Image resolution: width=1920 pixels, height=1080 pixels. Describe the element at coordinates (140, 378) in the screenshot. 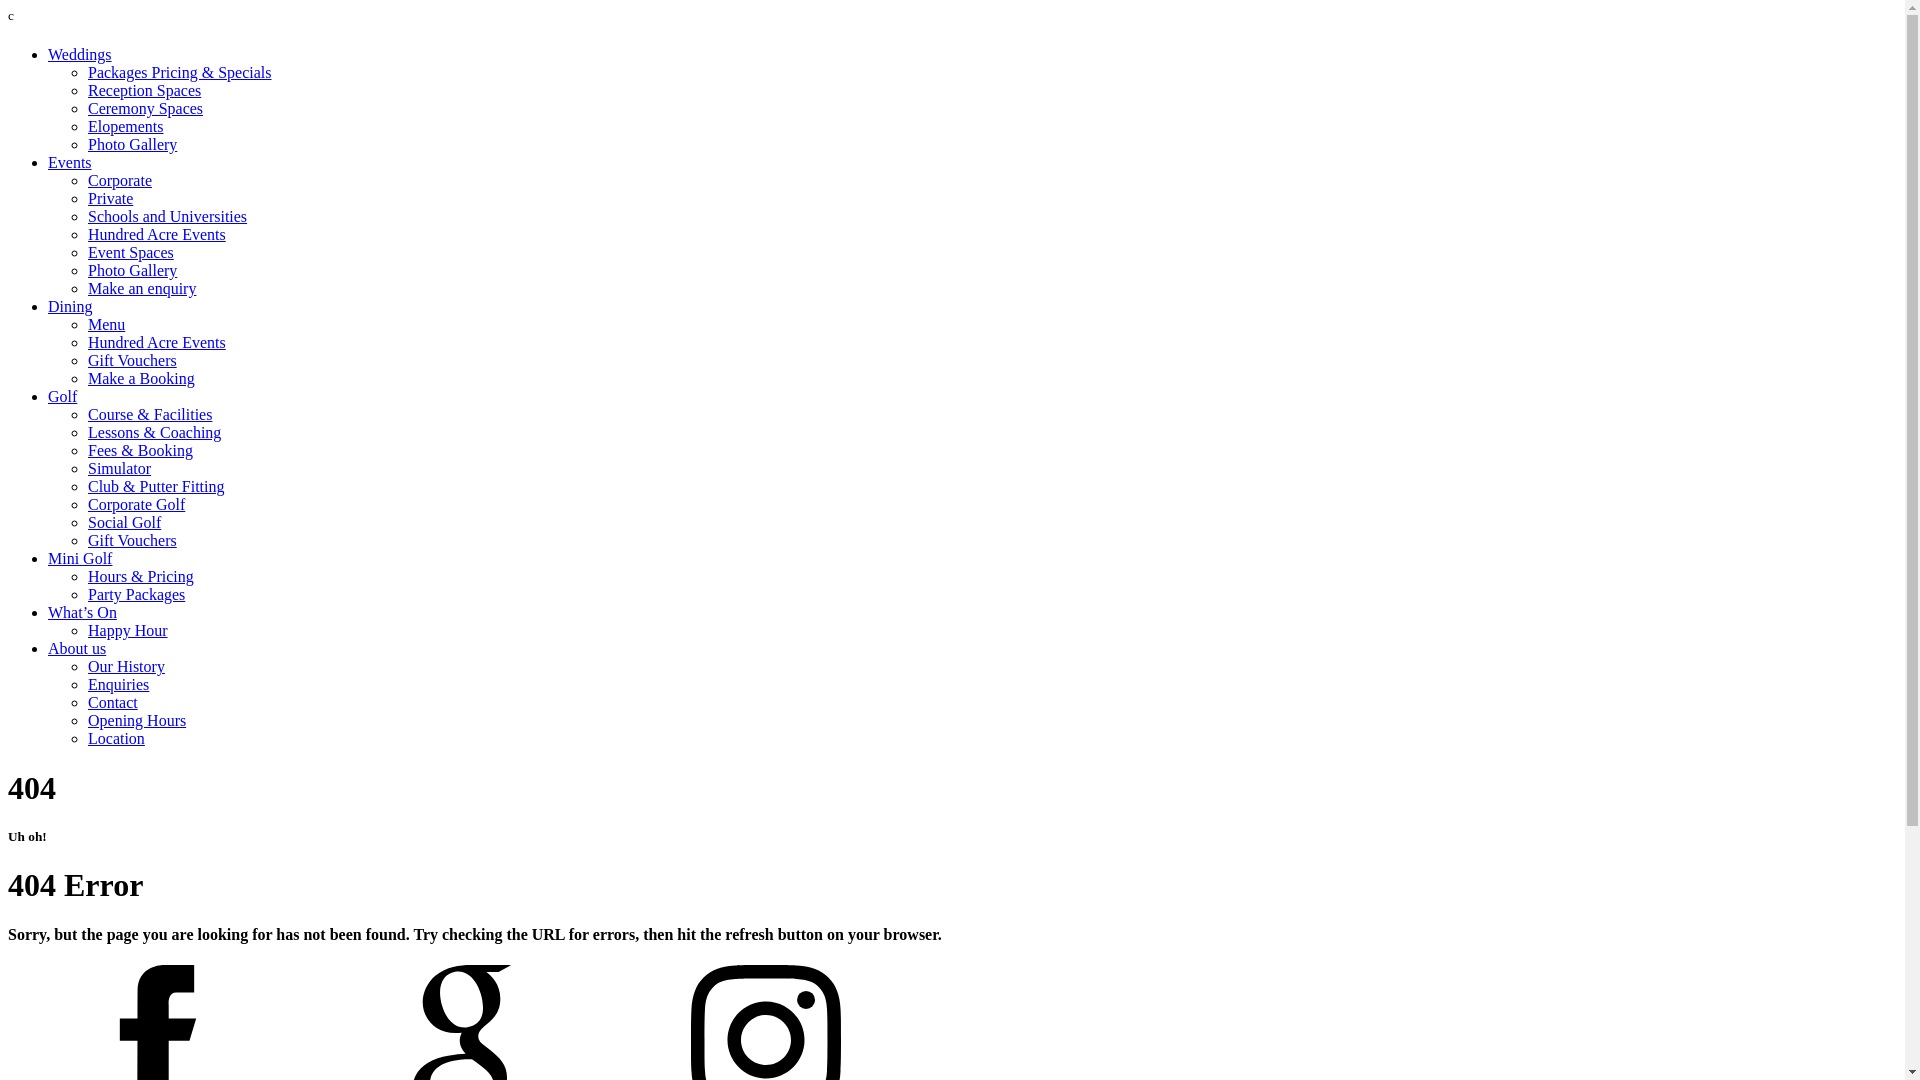

I see `'Make a Booking'` at that location.